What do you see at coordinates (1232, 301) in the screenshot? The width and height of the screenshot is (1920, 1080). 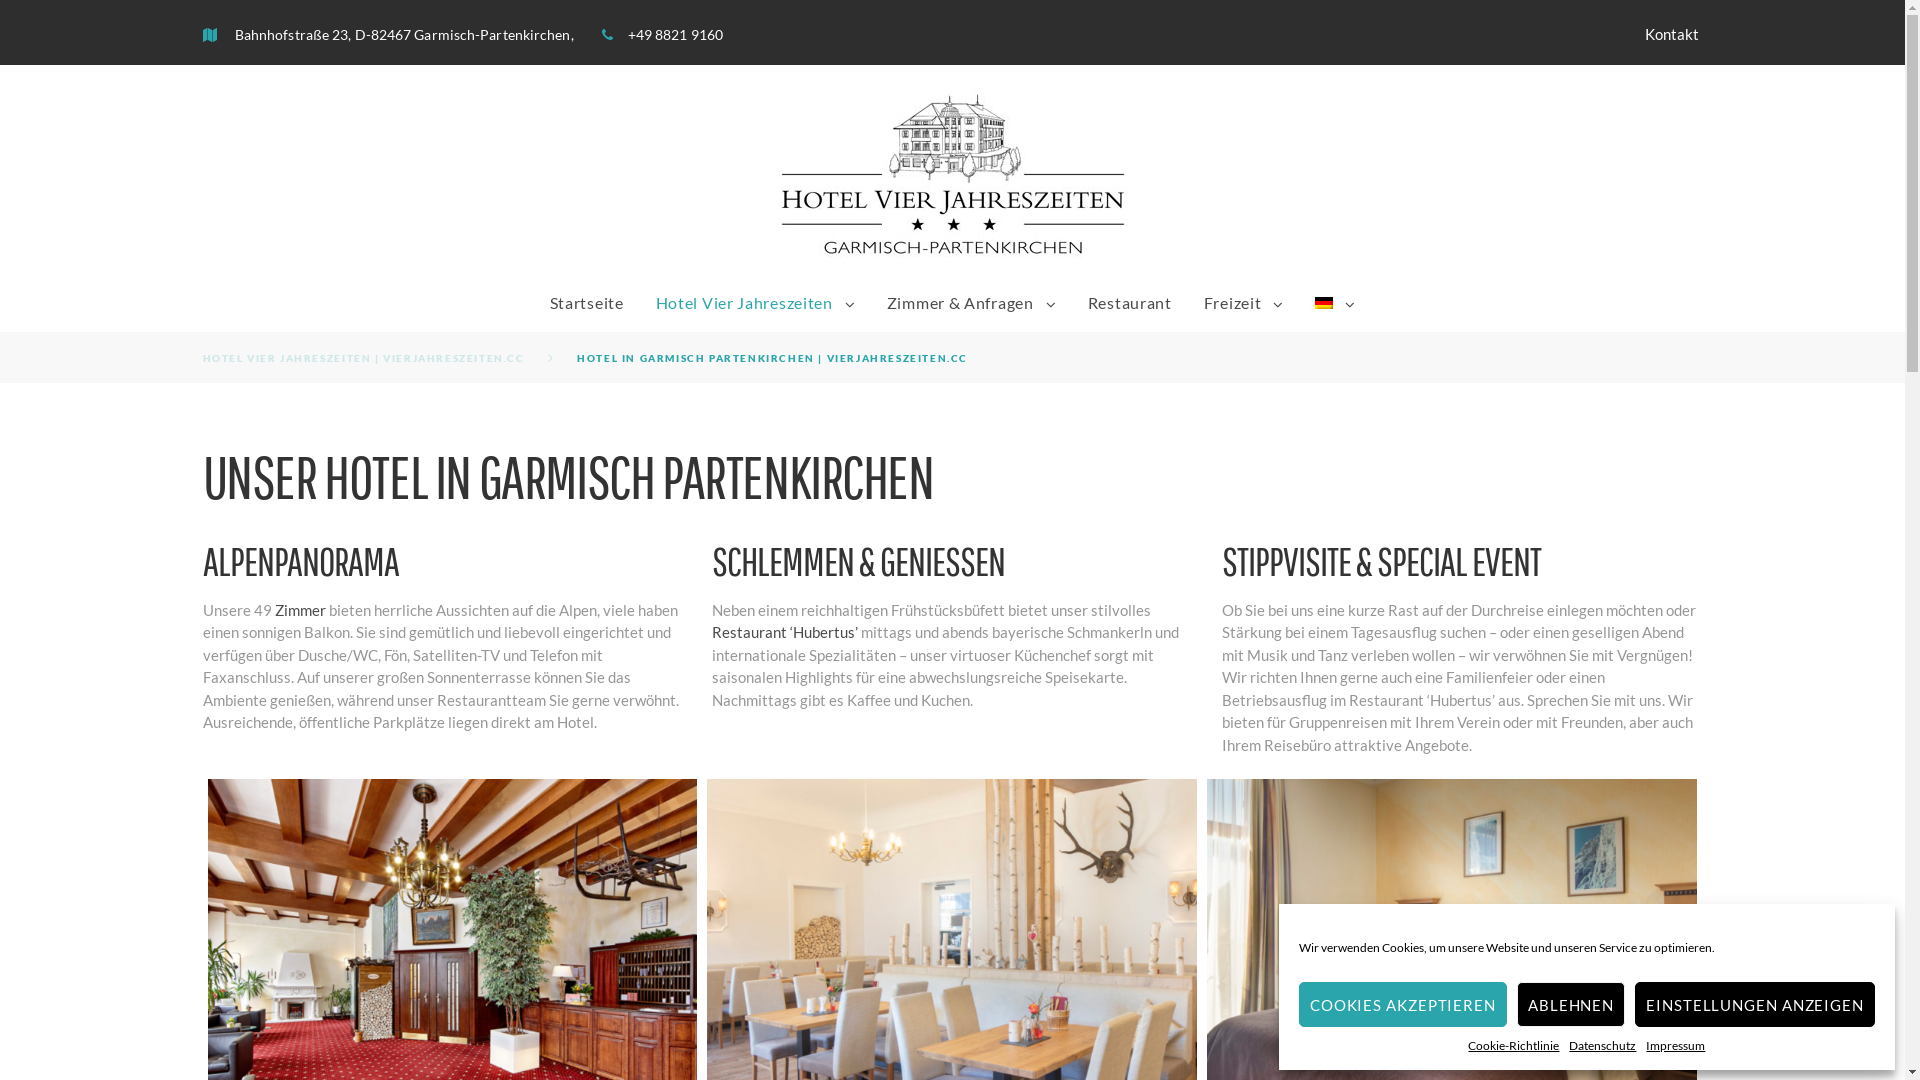 I see `'Freizeit'` at bounding box center [1232, 301].